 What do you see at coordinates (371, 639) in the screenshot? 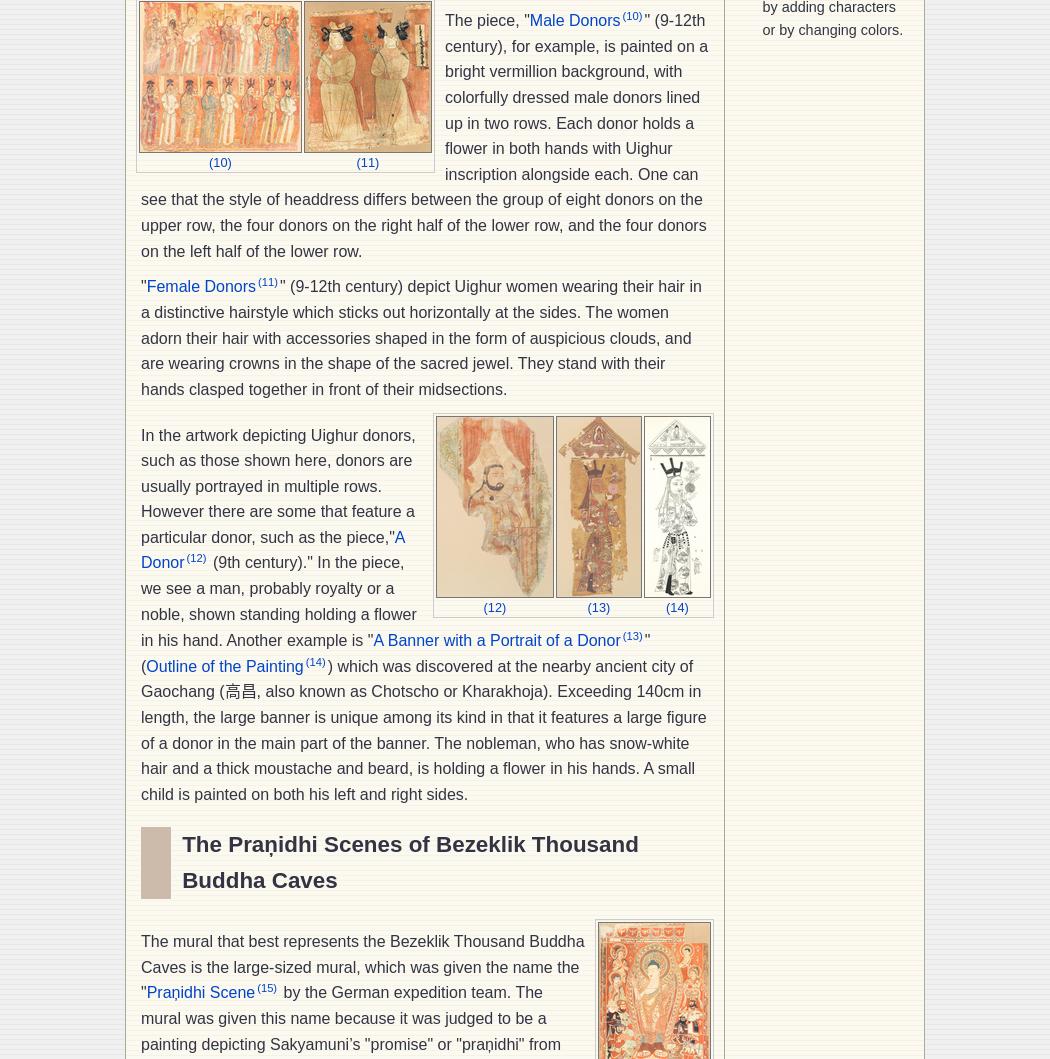
I see `'A Banner with a Portrait of a Donor'` at bounding box center [371, 639].